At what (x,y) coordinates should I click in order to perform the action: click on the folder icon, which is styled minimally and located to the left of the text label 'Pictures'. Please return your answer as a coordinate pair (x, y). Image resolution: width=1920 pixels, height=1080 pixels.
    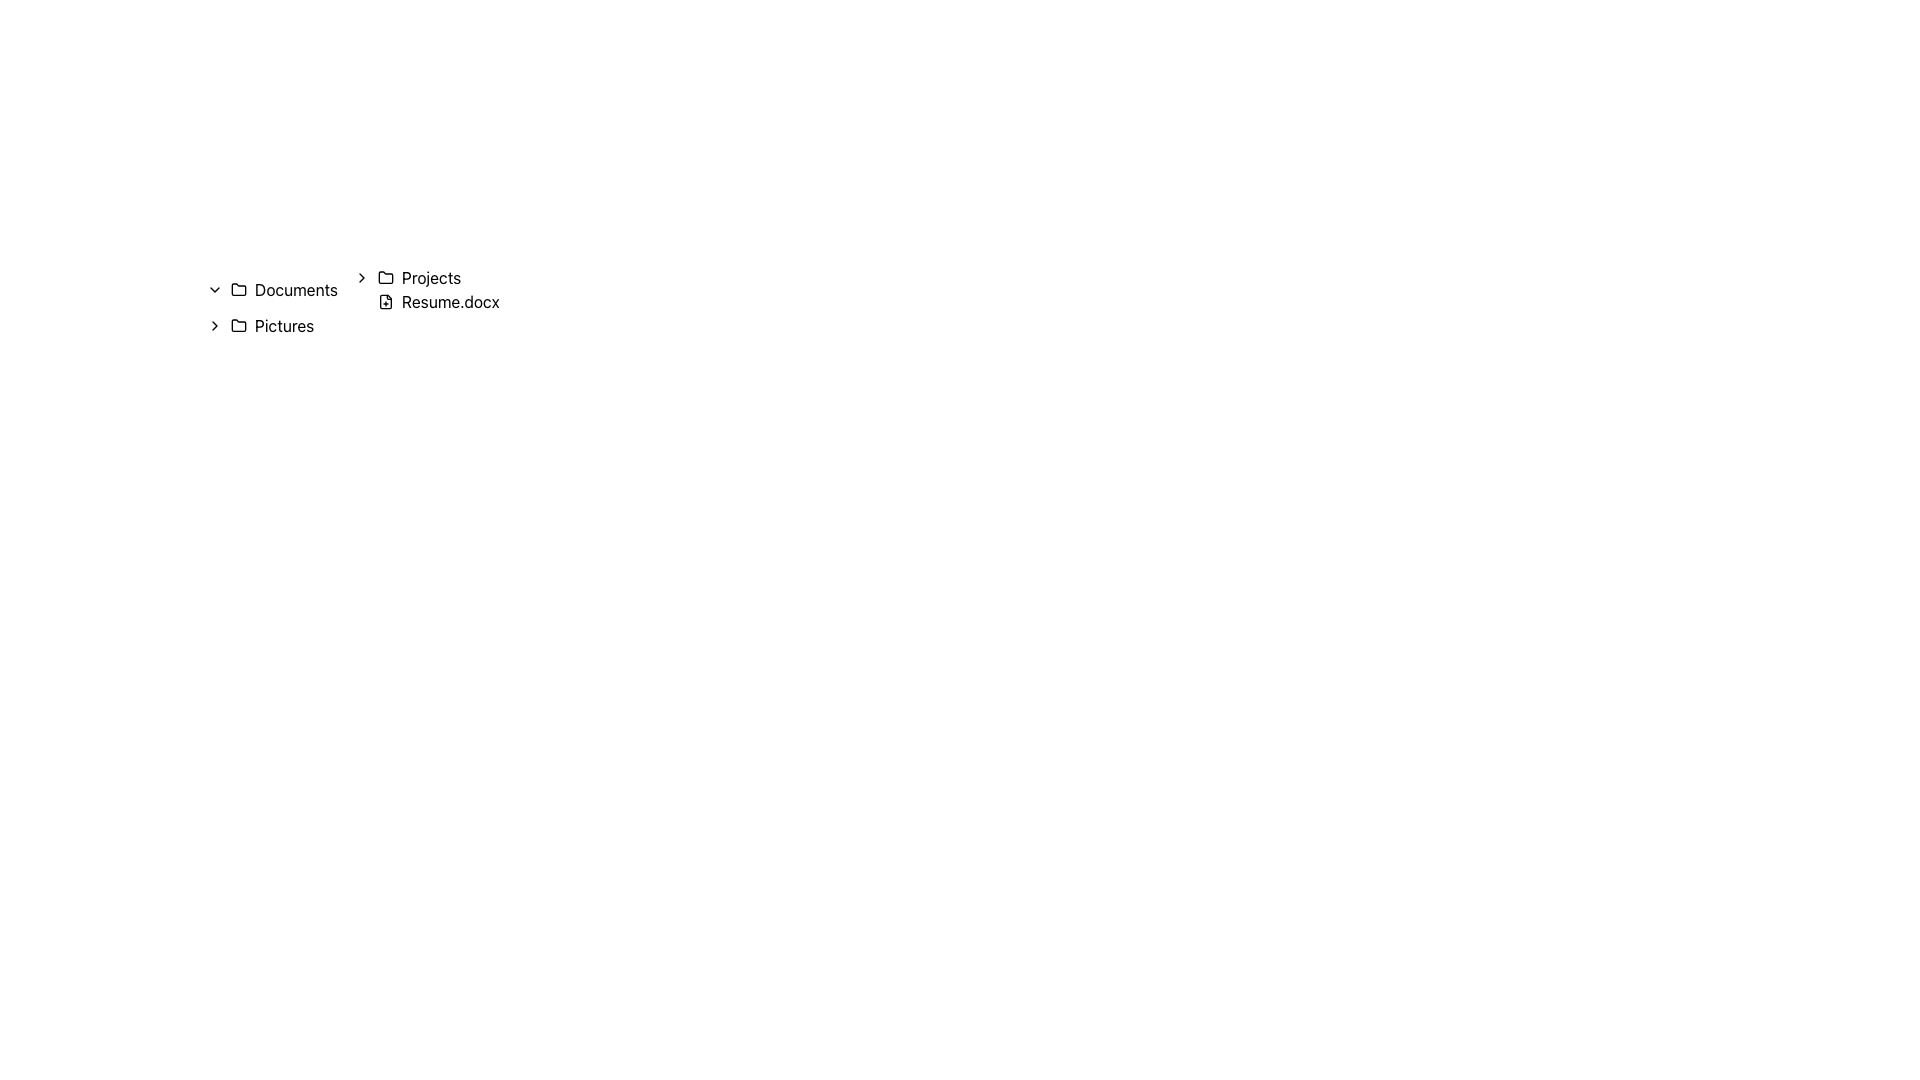
    Looking at the image, I should click on (239, 325).